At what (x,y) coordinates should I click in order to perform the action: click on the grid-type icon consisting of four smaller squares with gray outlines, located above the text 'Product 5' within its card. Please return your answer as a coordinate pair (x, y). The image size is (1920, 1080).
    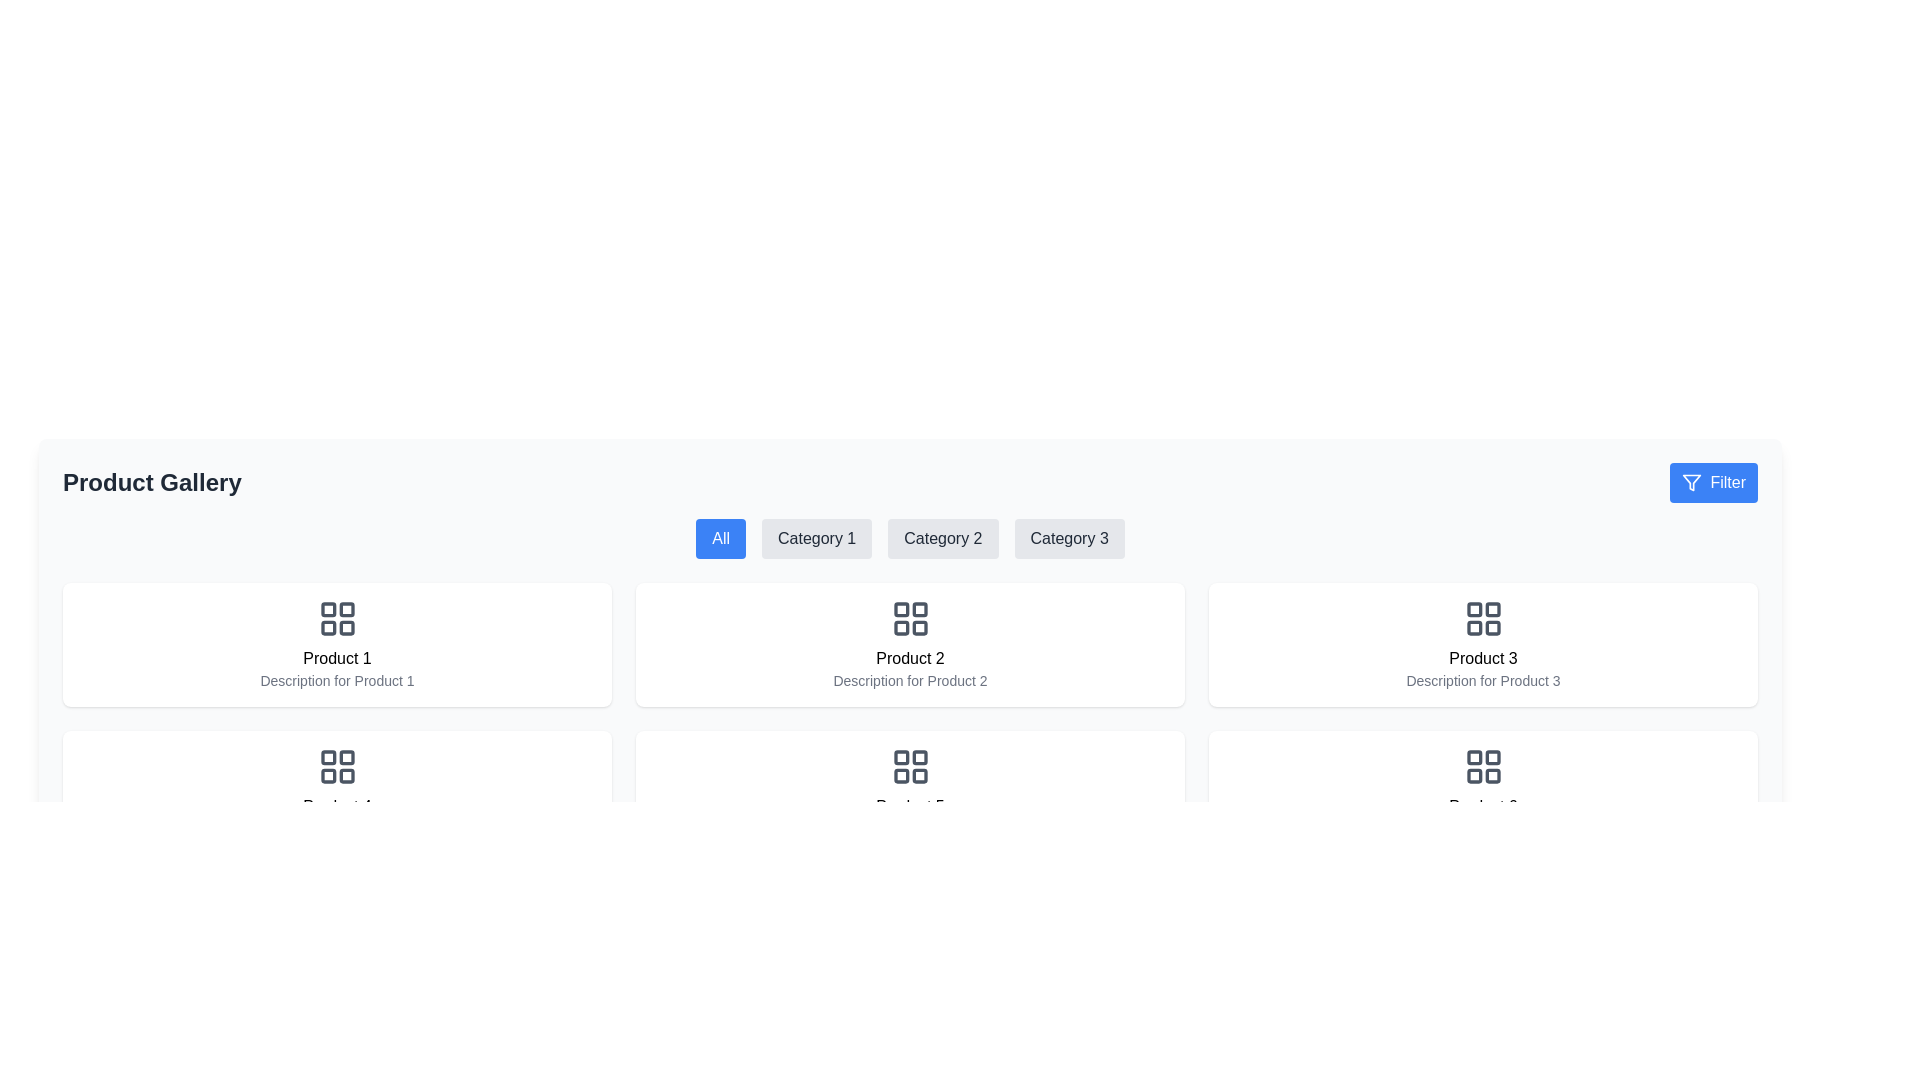
    Looking at the image, I should click on (909, 766).